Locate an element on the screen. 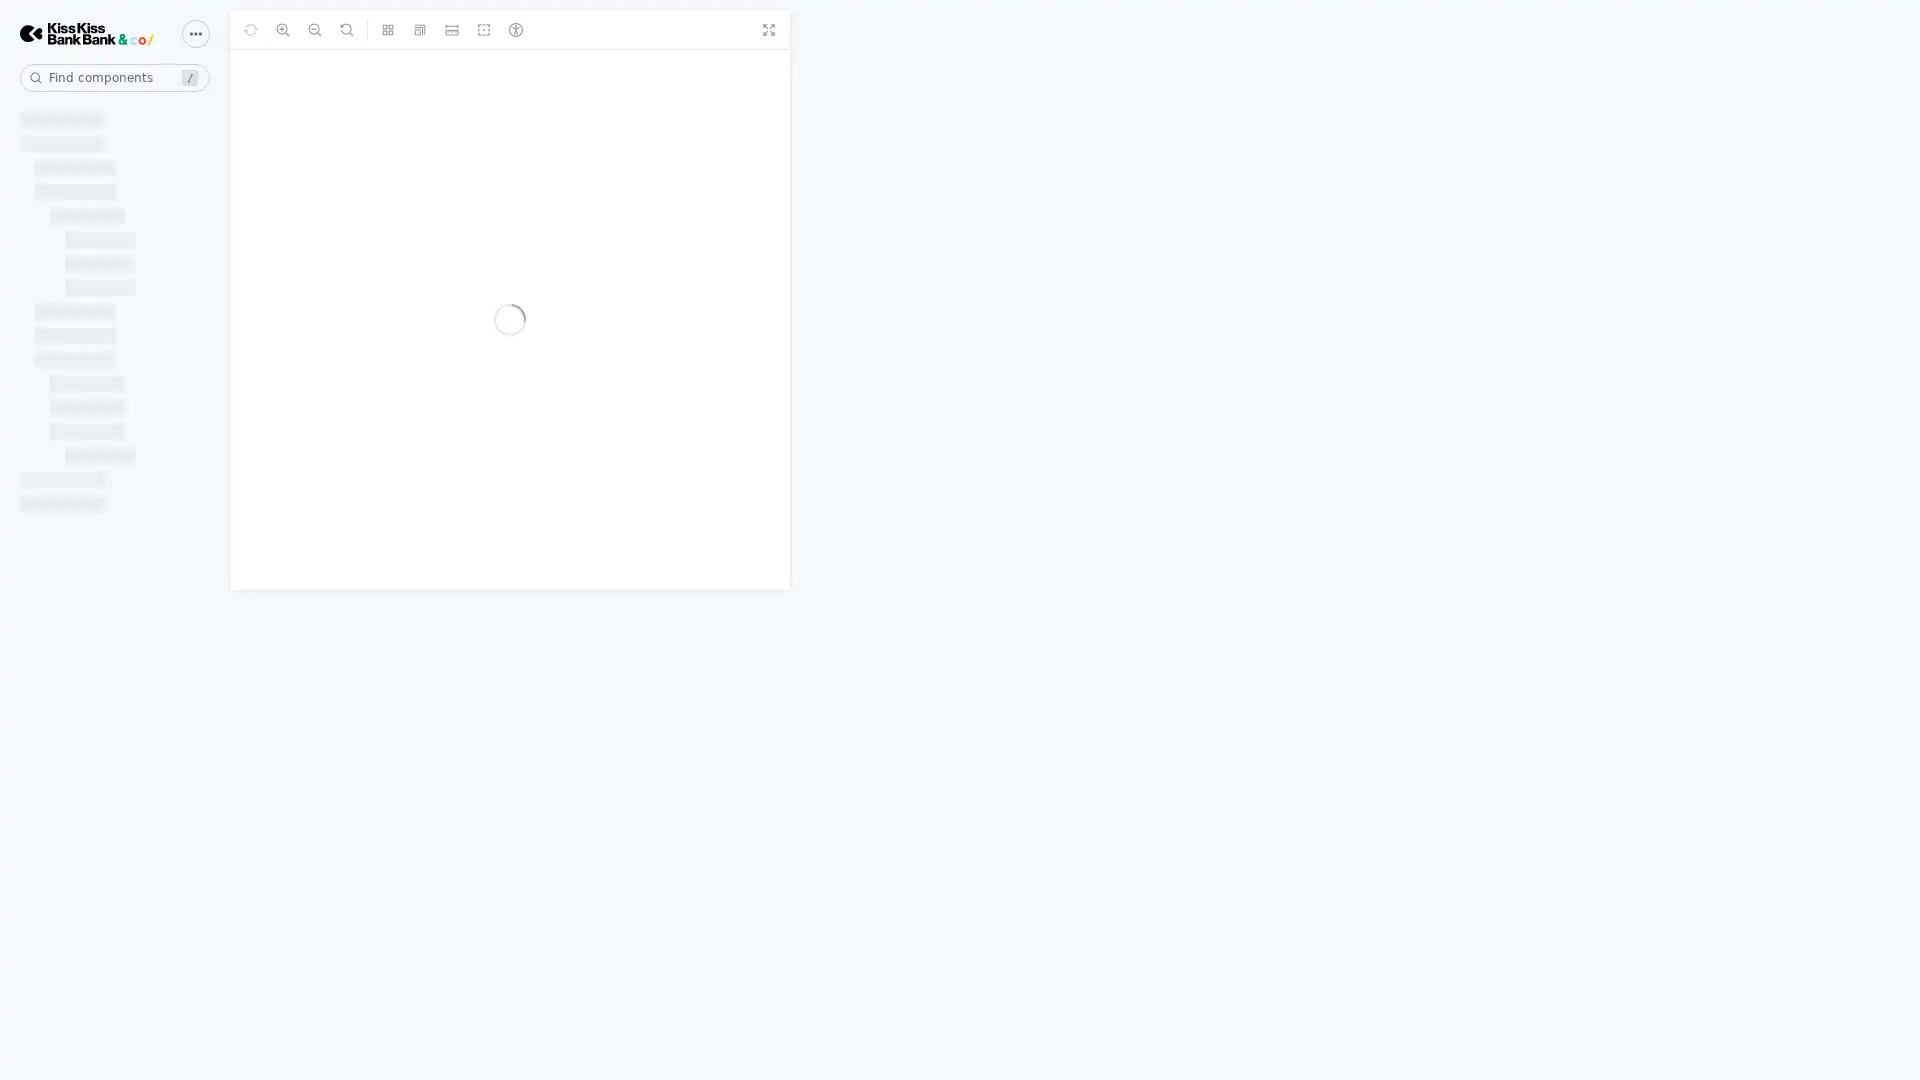 The width and height of the screenshot is (1920, 1080). Apply outlines to the preview is located at coordinates (671, 30).